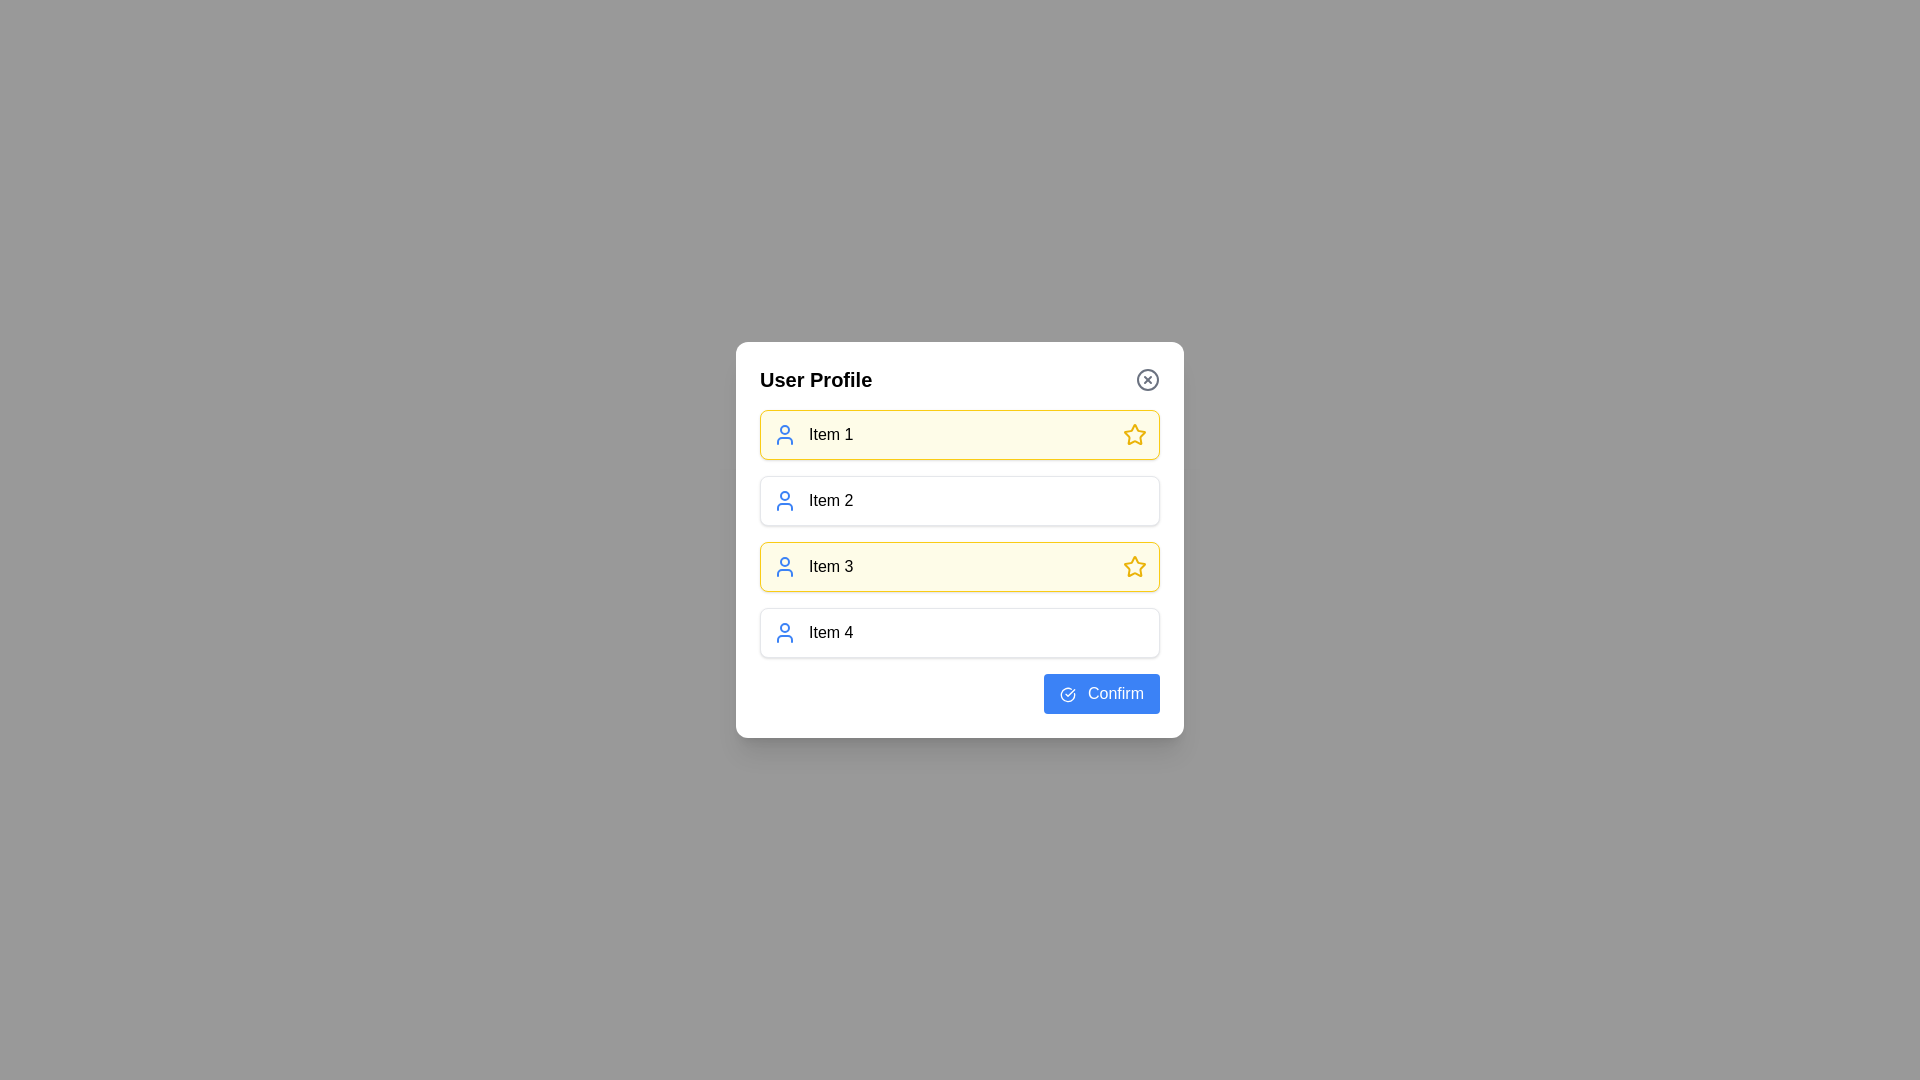 Image resolution: width=1920 pixels, height=1080 pixels. Describe the element at coordinates (1147, 380) in the screenshot. I see `the circular outlined button with an 'X' mark located at the top-right corner of the 'User Profile' header to trigger a color change` at that location.